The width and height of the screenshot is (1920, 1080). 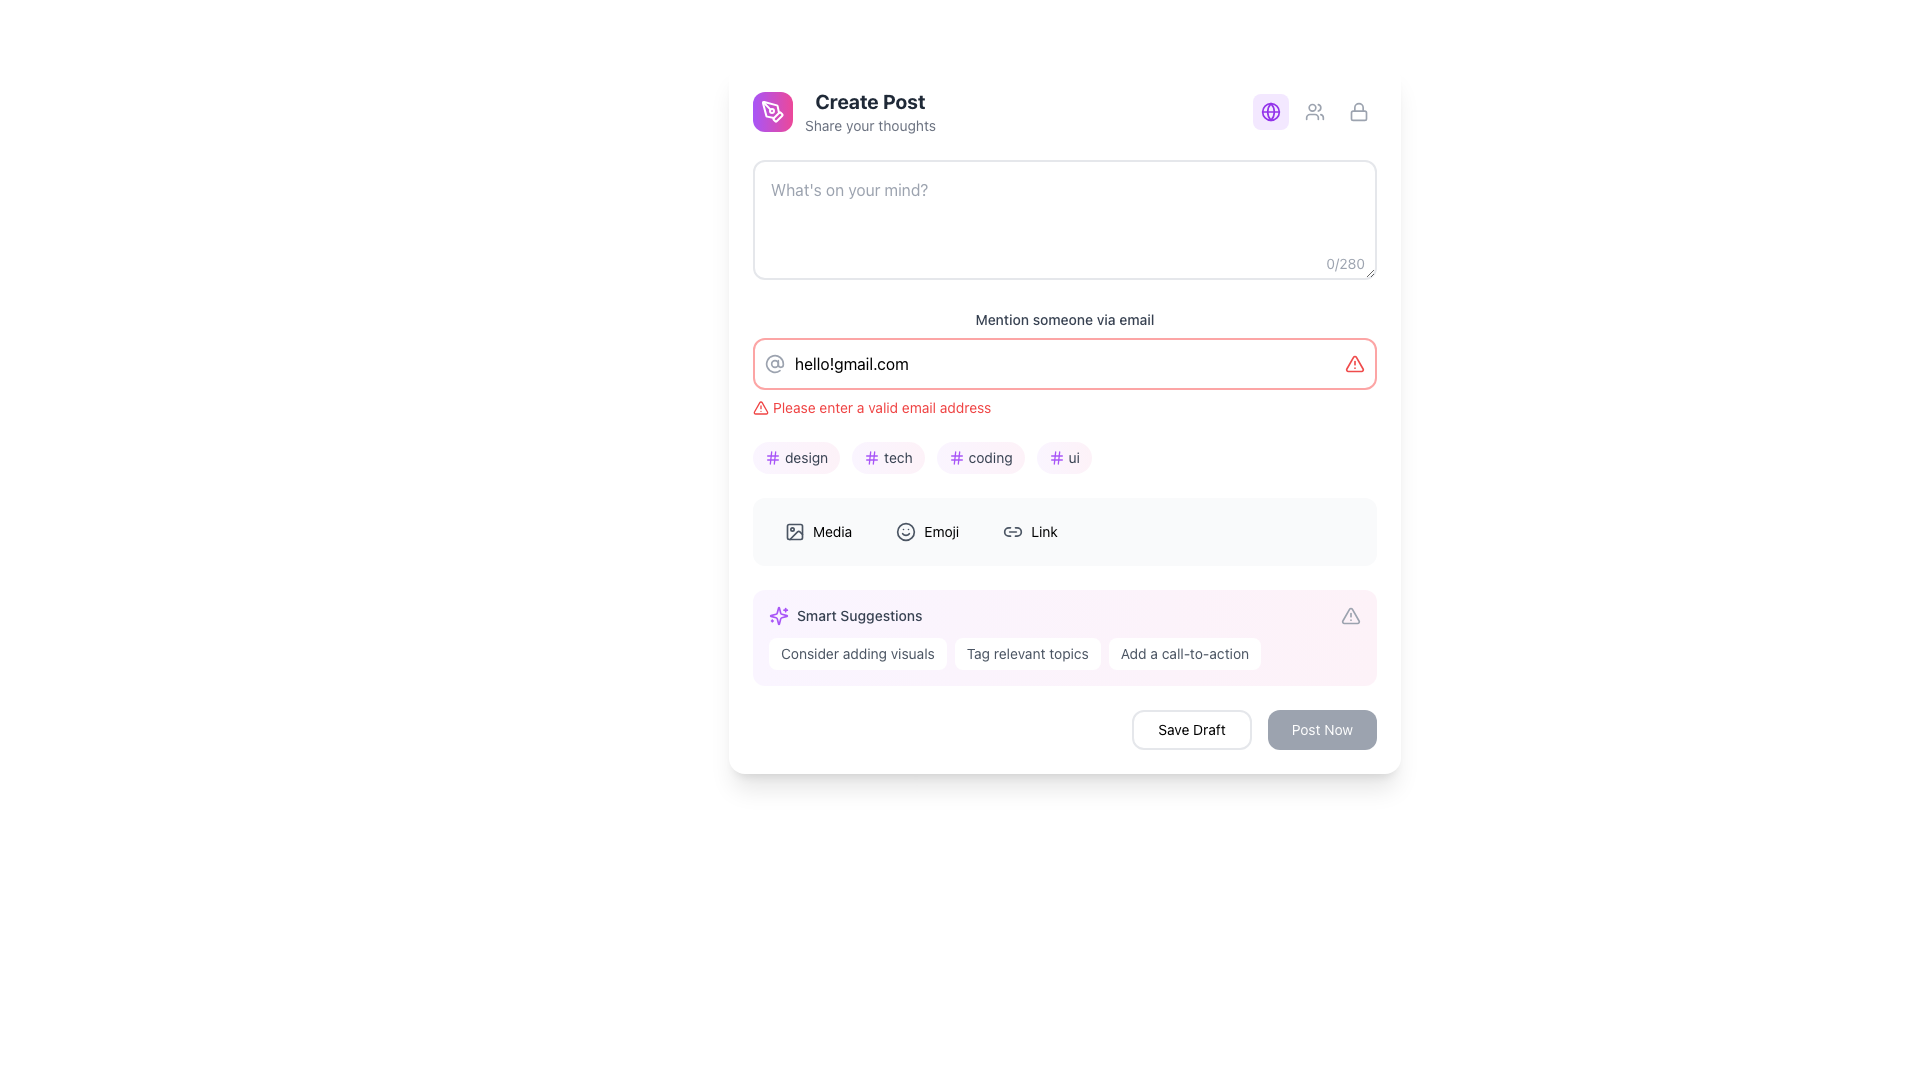 What do you see at coordinates (859, 615) in the screenshot?
I see `the 'Smart Suggestions' label, which is displayed in a medium-sized gray font on a pastel background, located to the right of a purple sparkles icon in the bottom part of the interface` at bounding box center [859, 615].